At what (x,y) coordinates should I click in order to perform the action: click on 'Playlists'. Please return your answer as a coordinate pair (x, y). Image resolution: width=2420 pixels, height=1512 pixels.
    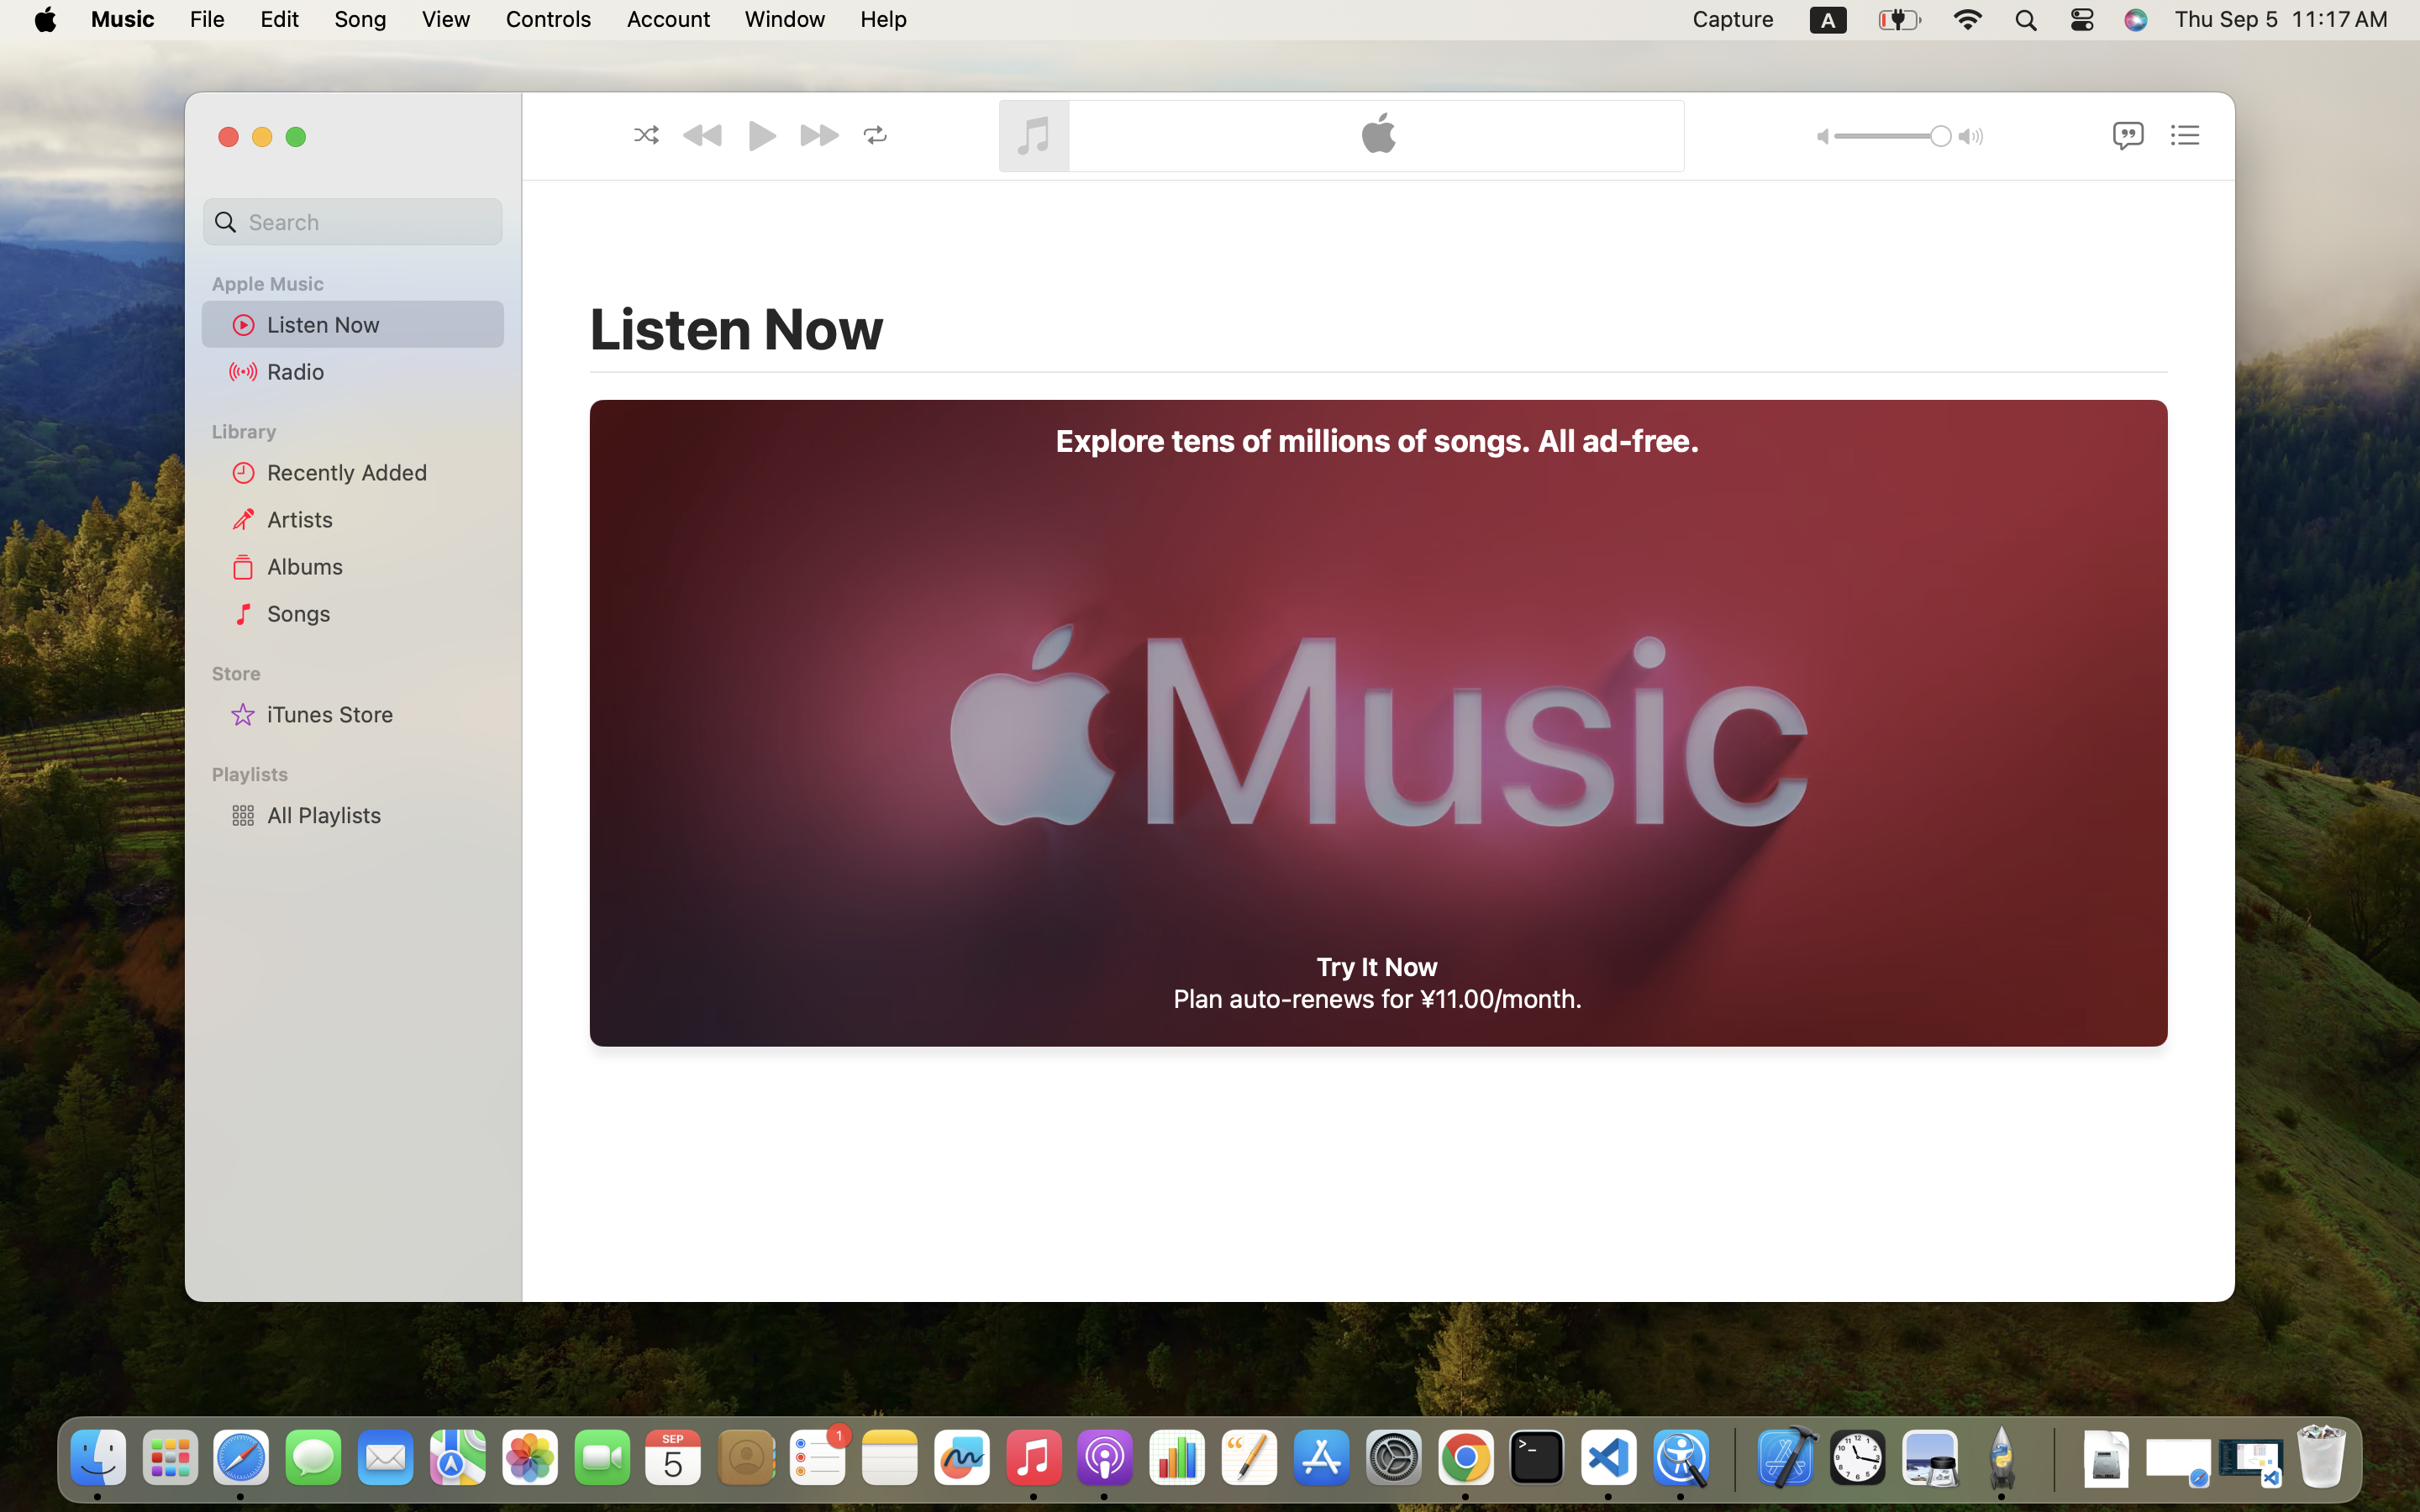
    Looking at the image, I should click on (363, 773).